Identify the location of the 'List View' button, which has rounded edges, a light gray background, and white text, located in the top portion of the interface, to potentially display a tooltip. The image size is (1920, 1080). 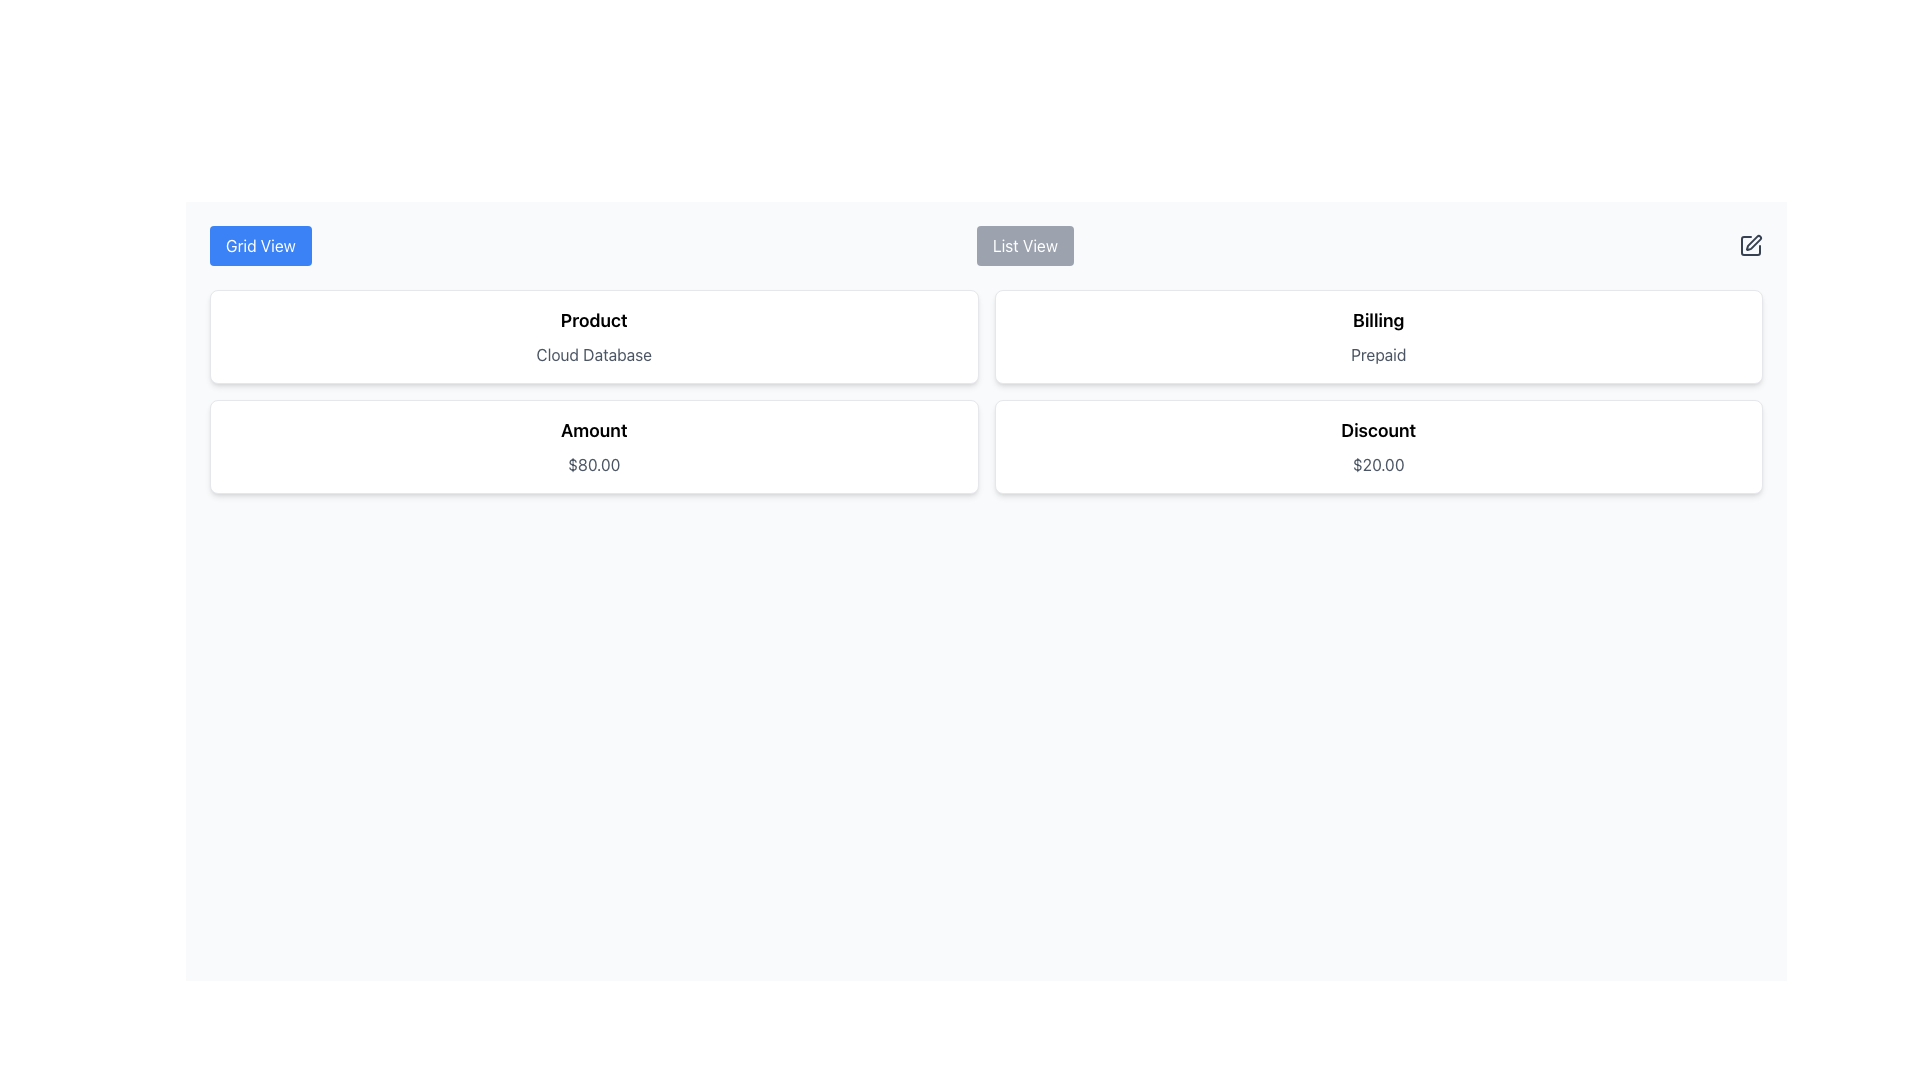
(1025, 245).